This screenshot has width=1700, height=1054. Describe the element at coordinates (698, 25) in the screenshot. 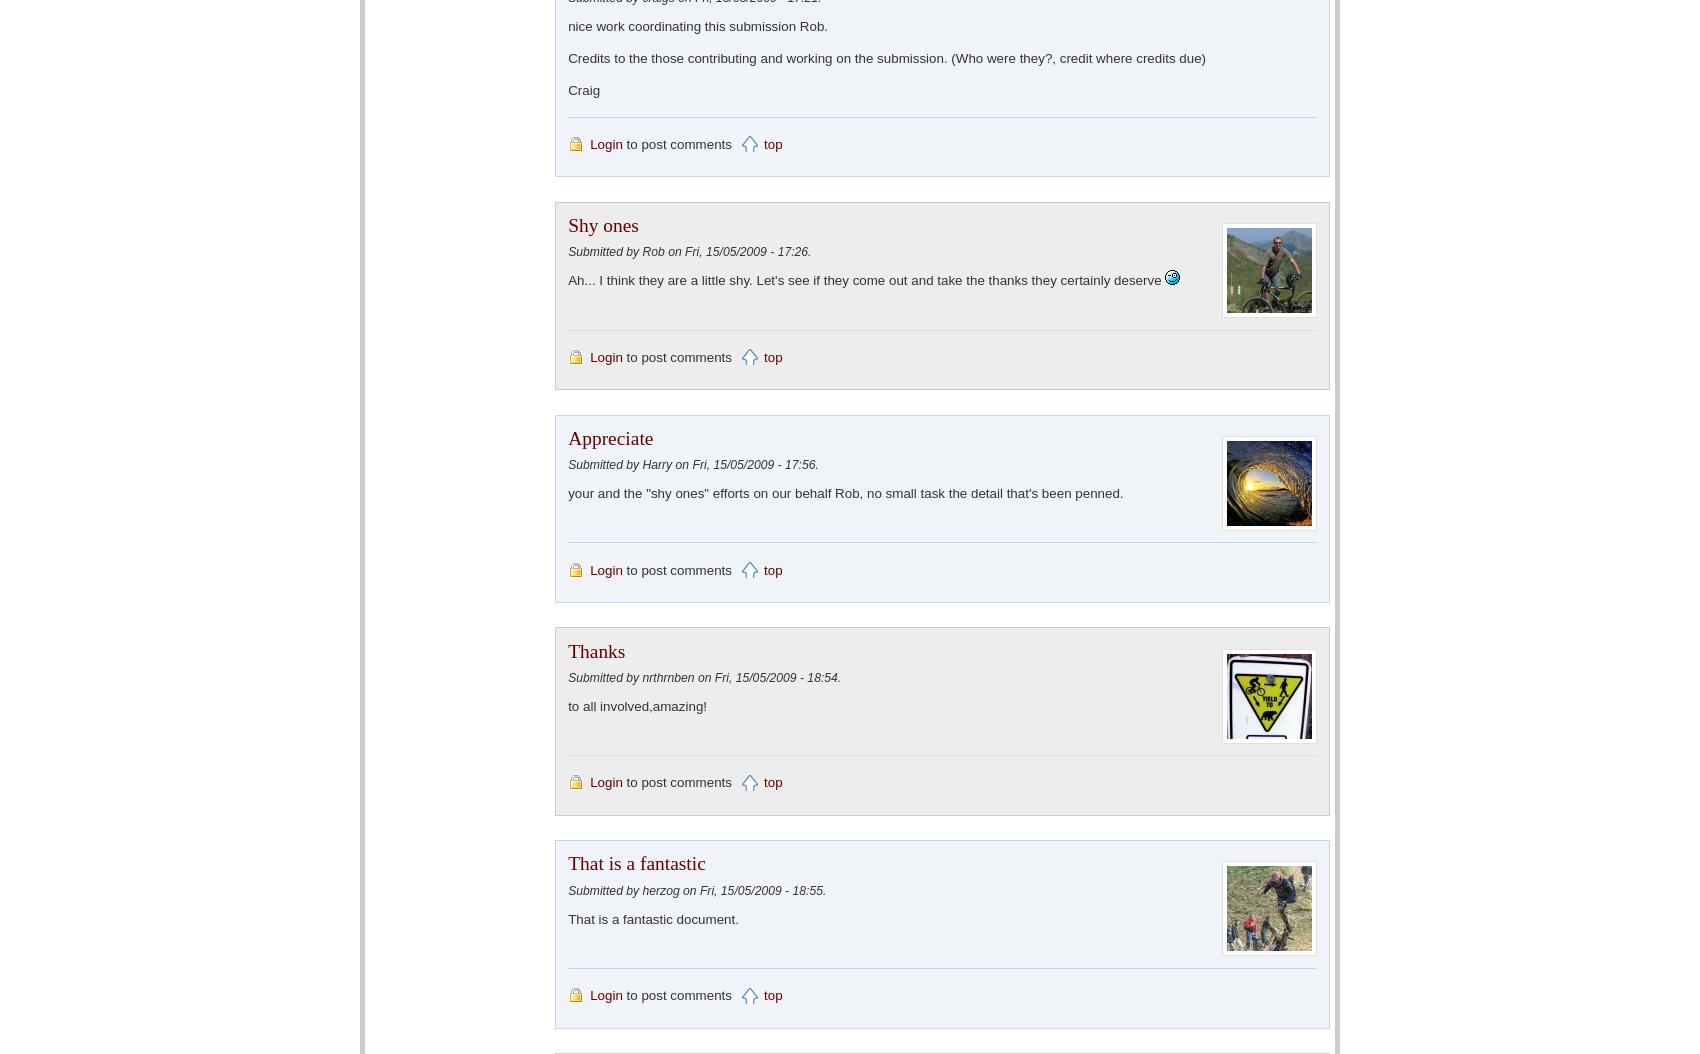

I see `'nice work coordinating this submission Rob.'` at that location.